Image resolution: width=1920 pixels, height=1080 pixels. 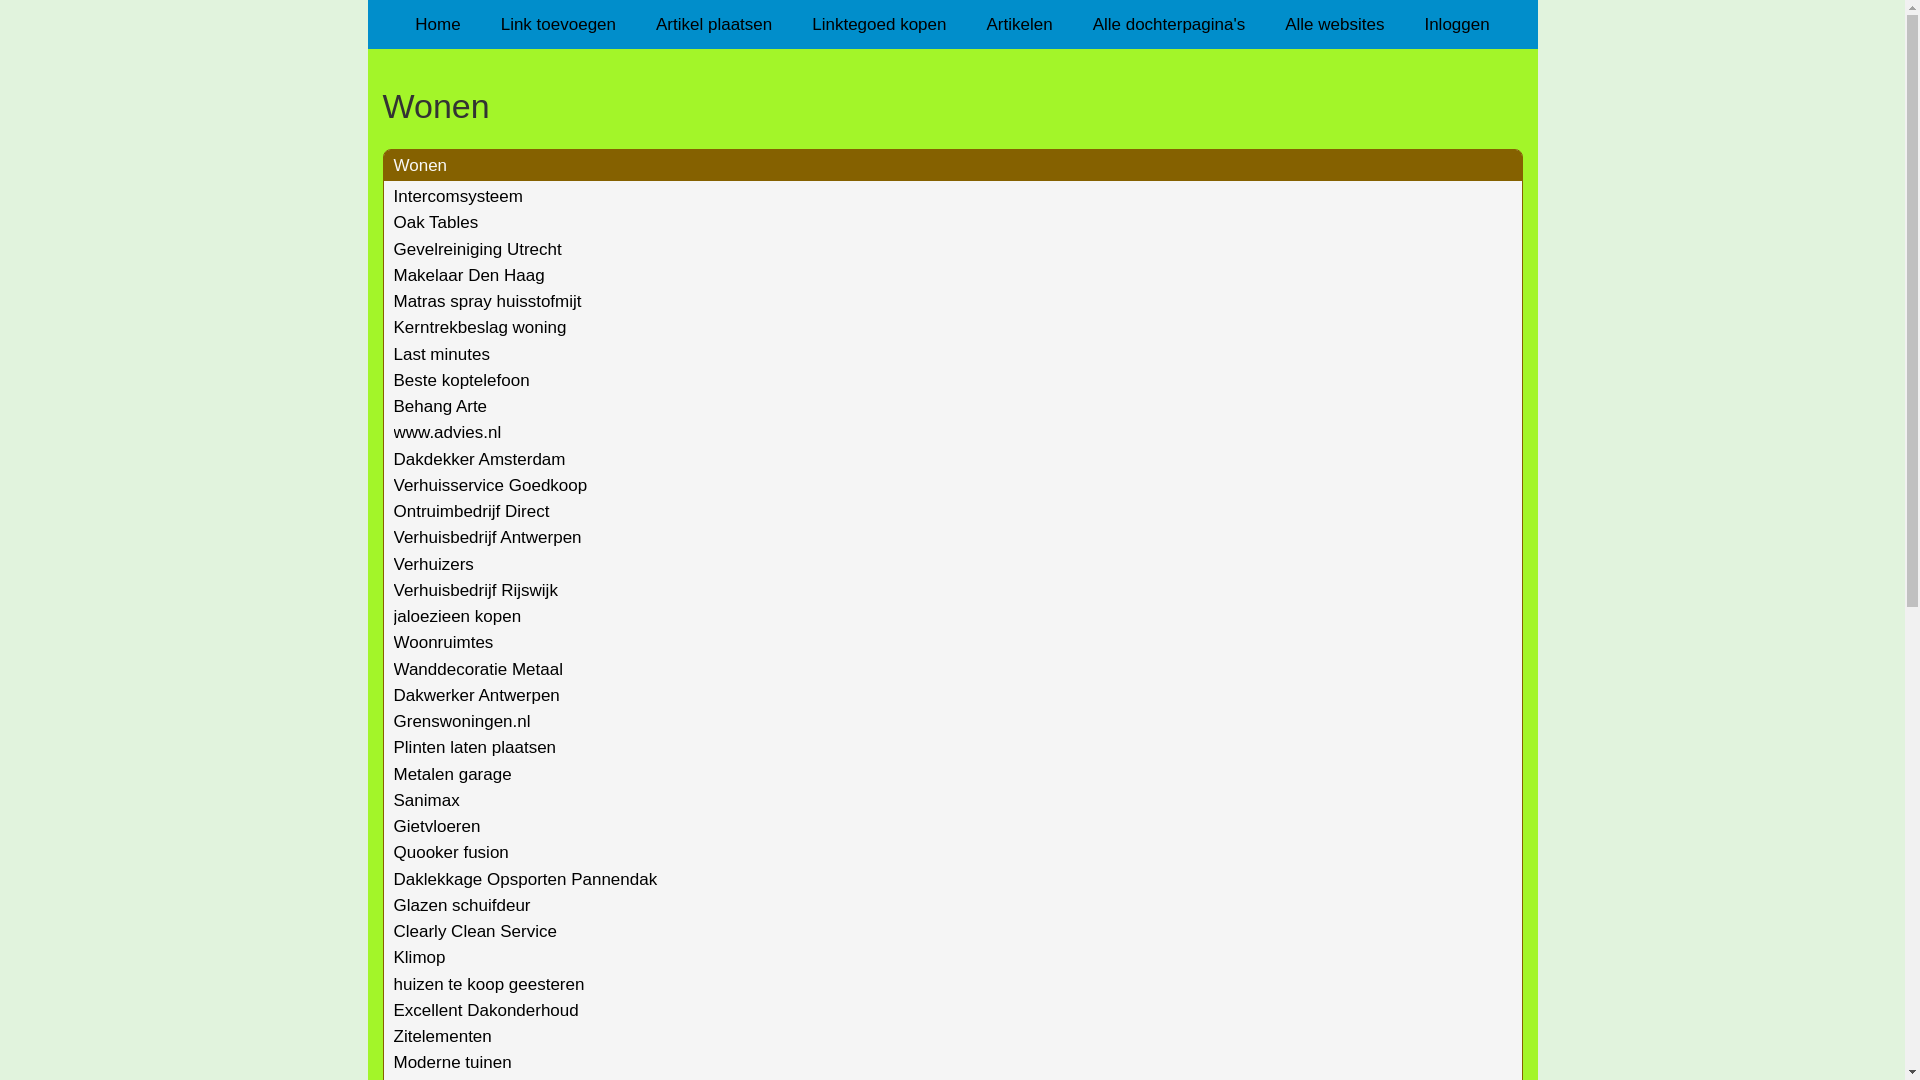 What do you see at coordinates (393, 301) in the screenshot?
I see `'Matras spray huisstofmijt'` at bounding box center [393, 301].